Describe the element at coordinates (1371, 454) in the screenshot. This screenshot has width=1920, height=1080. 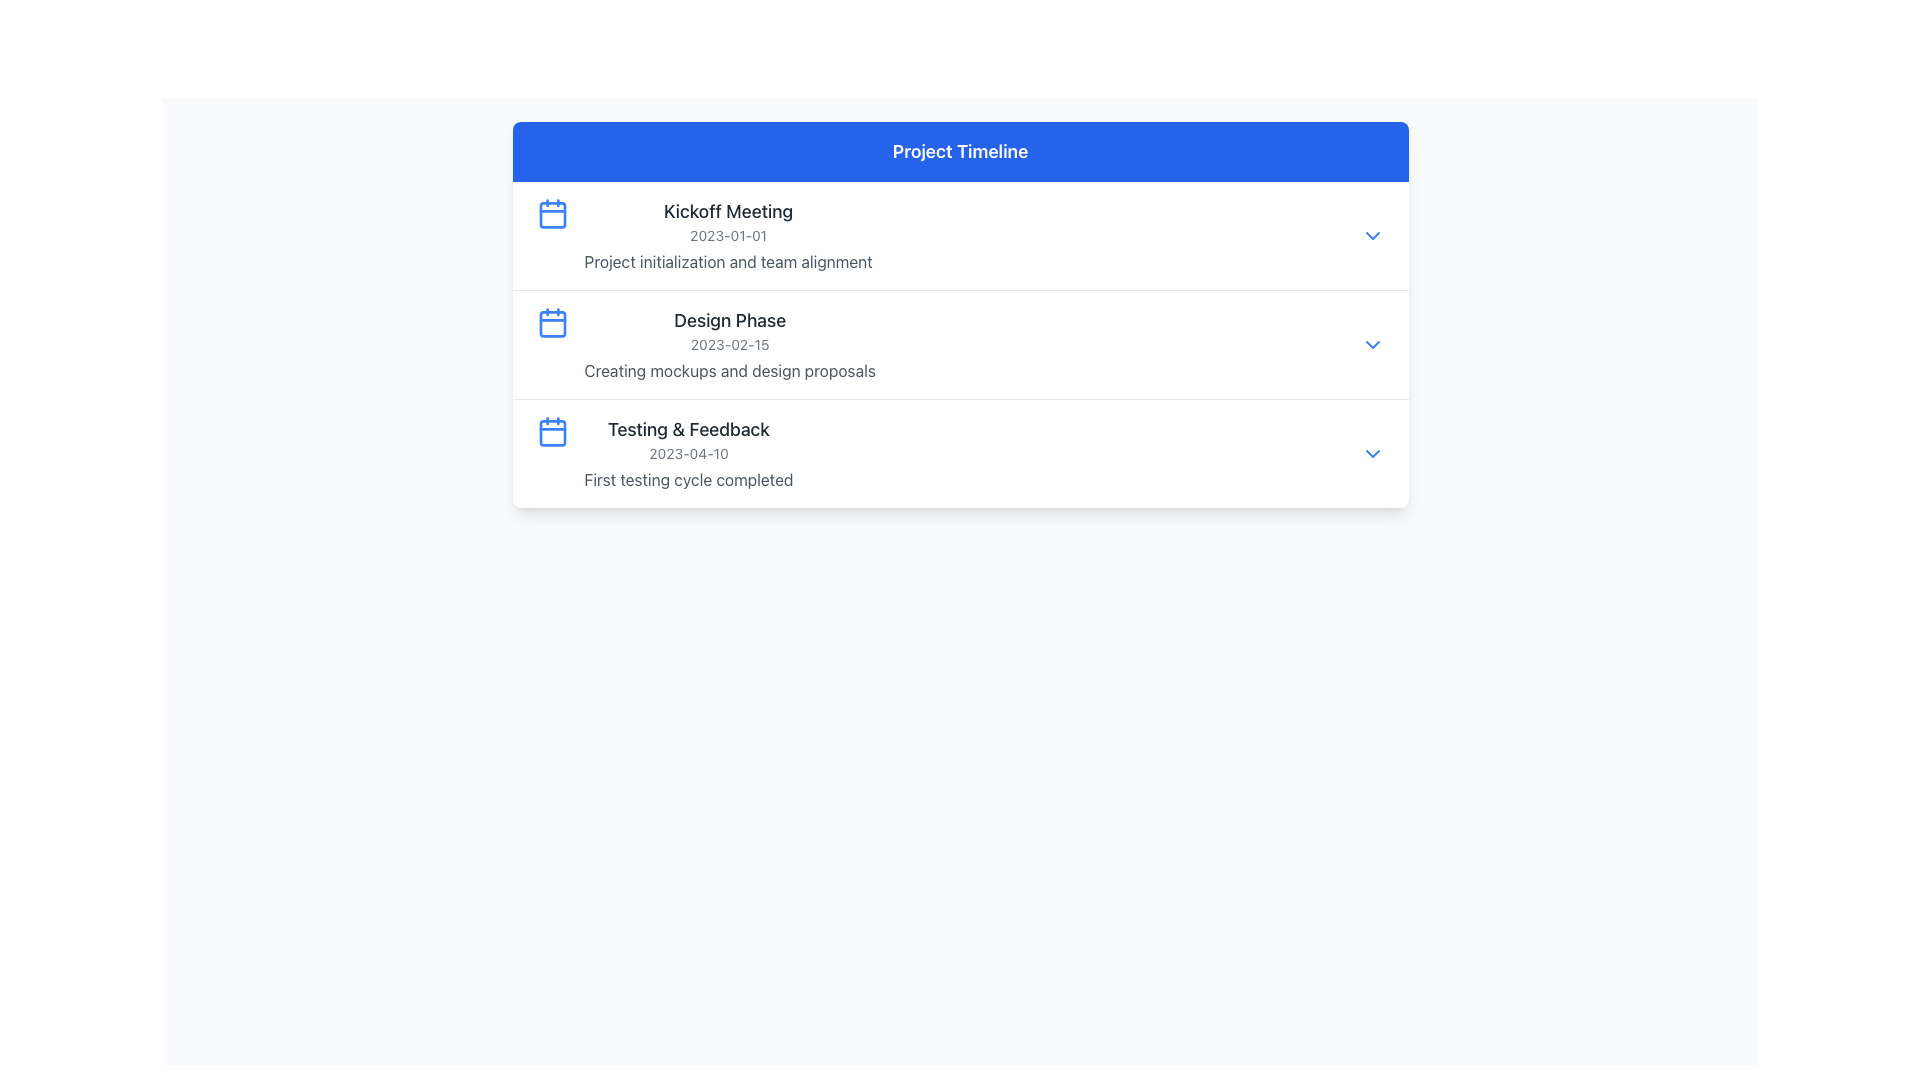
I see `the toggle button located to the far right of the 'Testing & Feedback' entry in the timeline list` at that location.